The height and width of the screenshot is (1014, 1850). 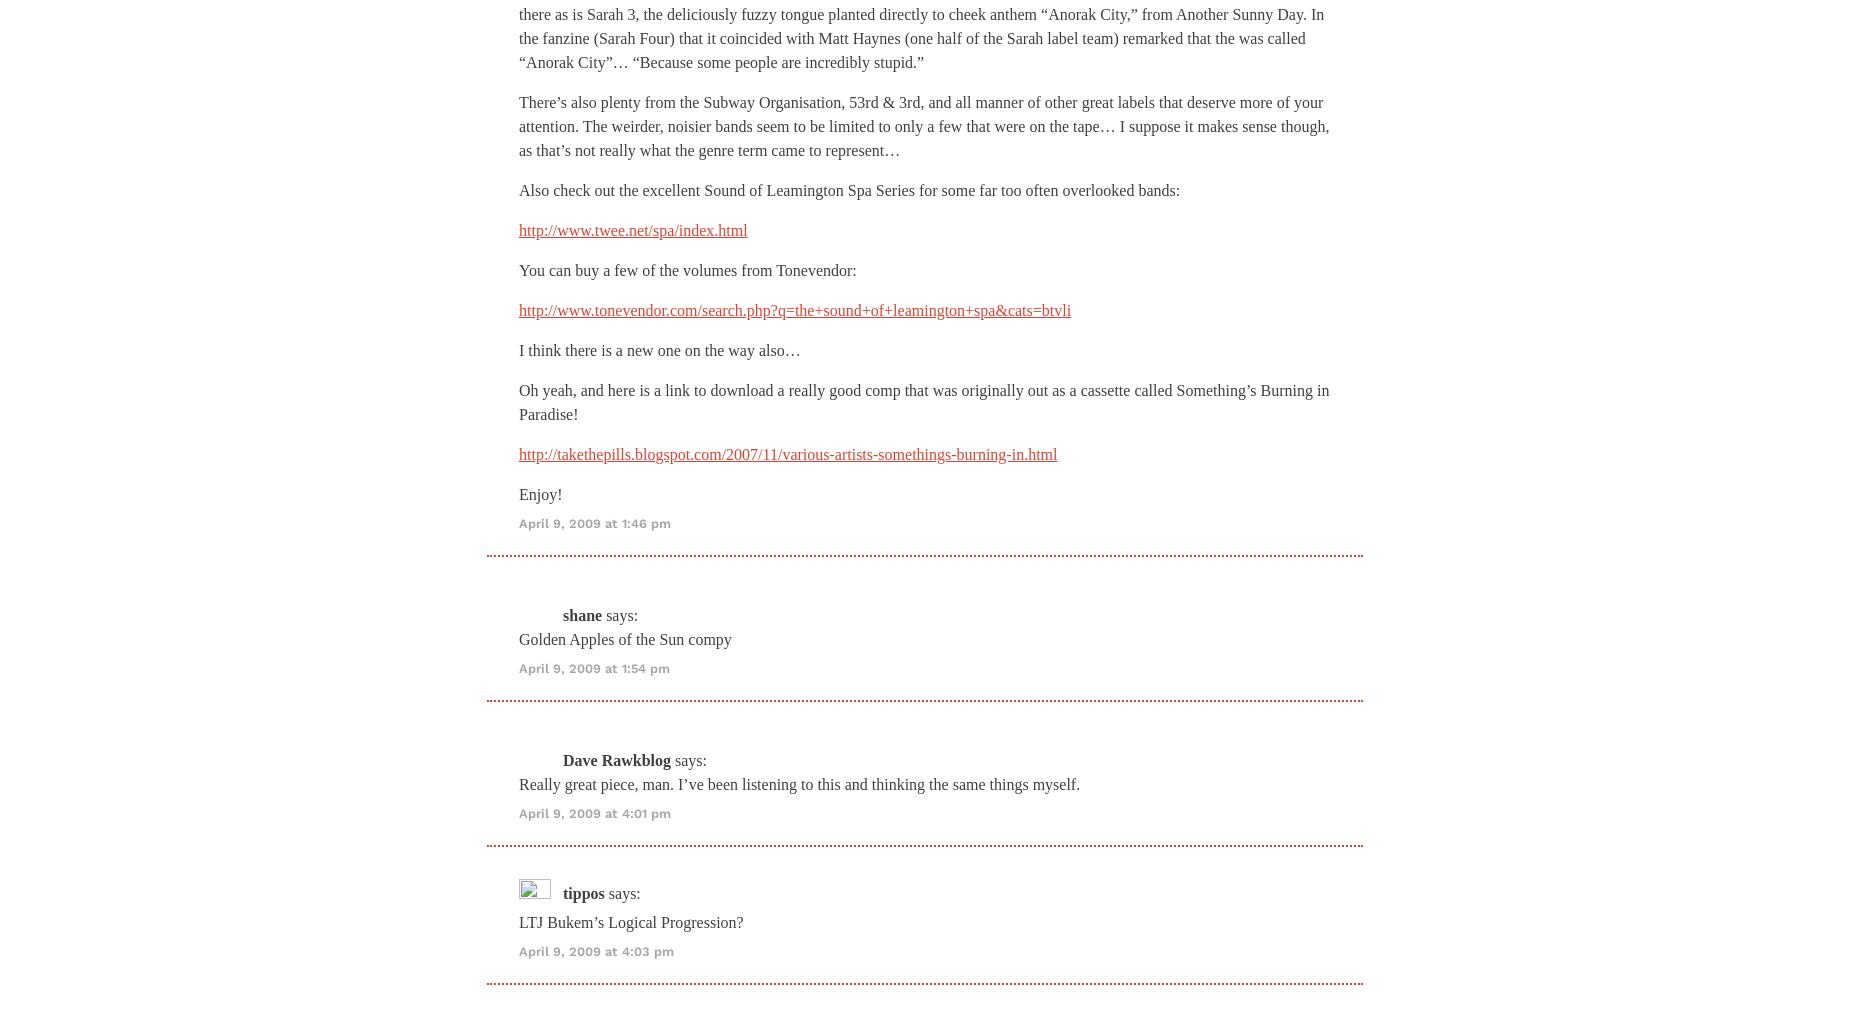 I want to click on 'http://www.tonevendor.com/search.php?q=the+sound+of+leamington+spa&cats=btvli', so click(x=518, y=309).